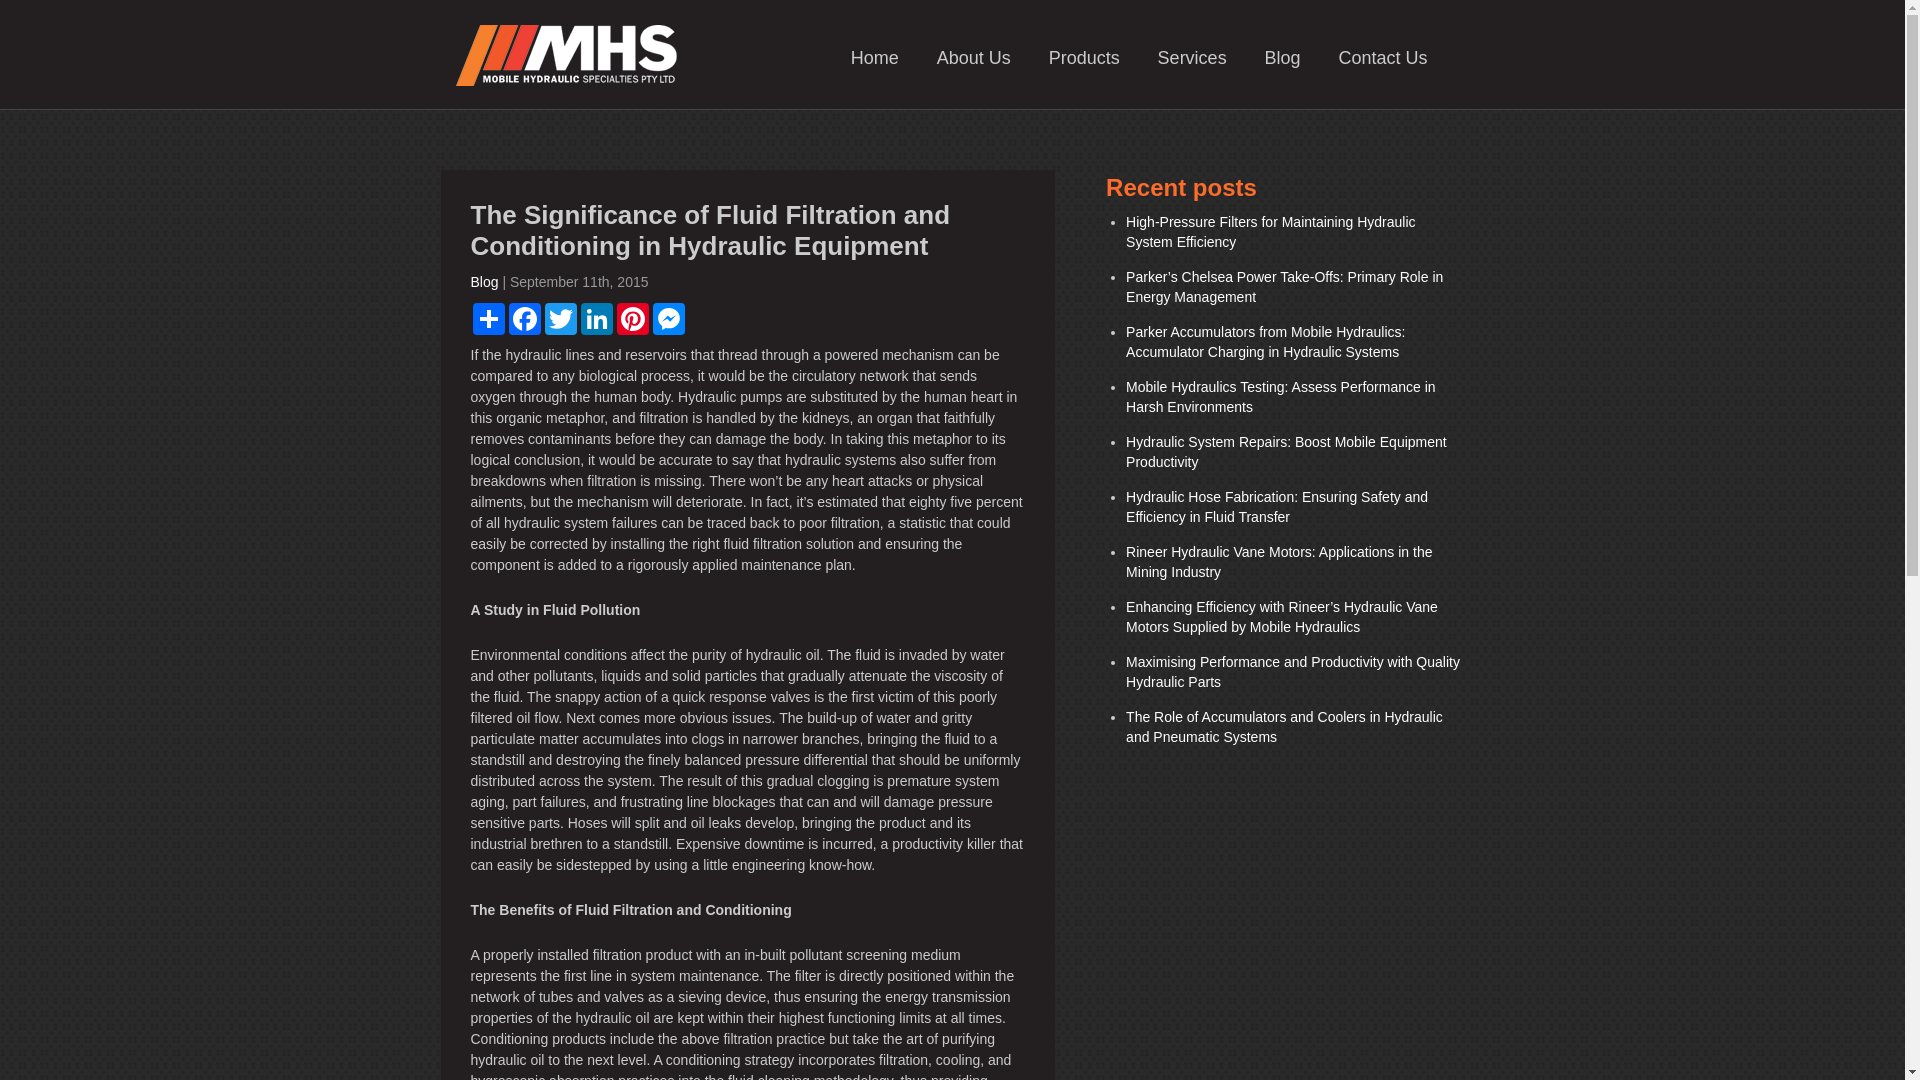 The width and height of the screenshot is (1920, 1080). Describe the element at coordinates (488, 318) in the screenshot. I see `'Share'` at that location.